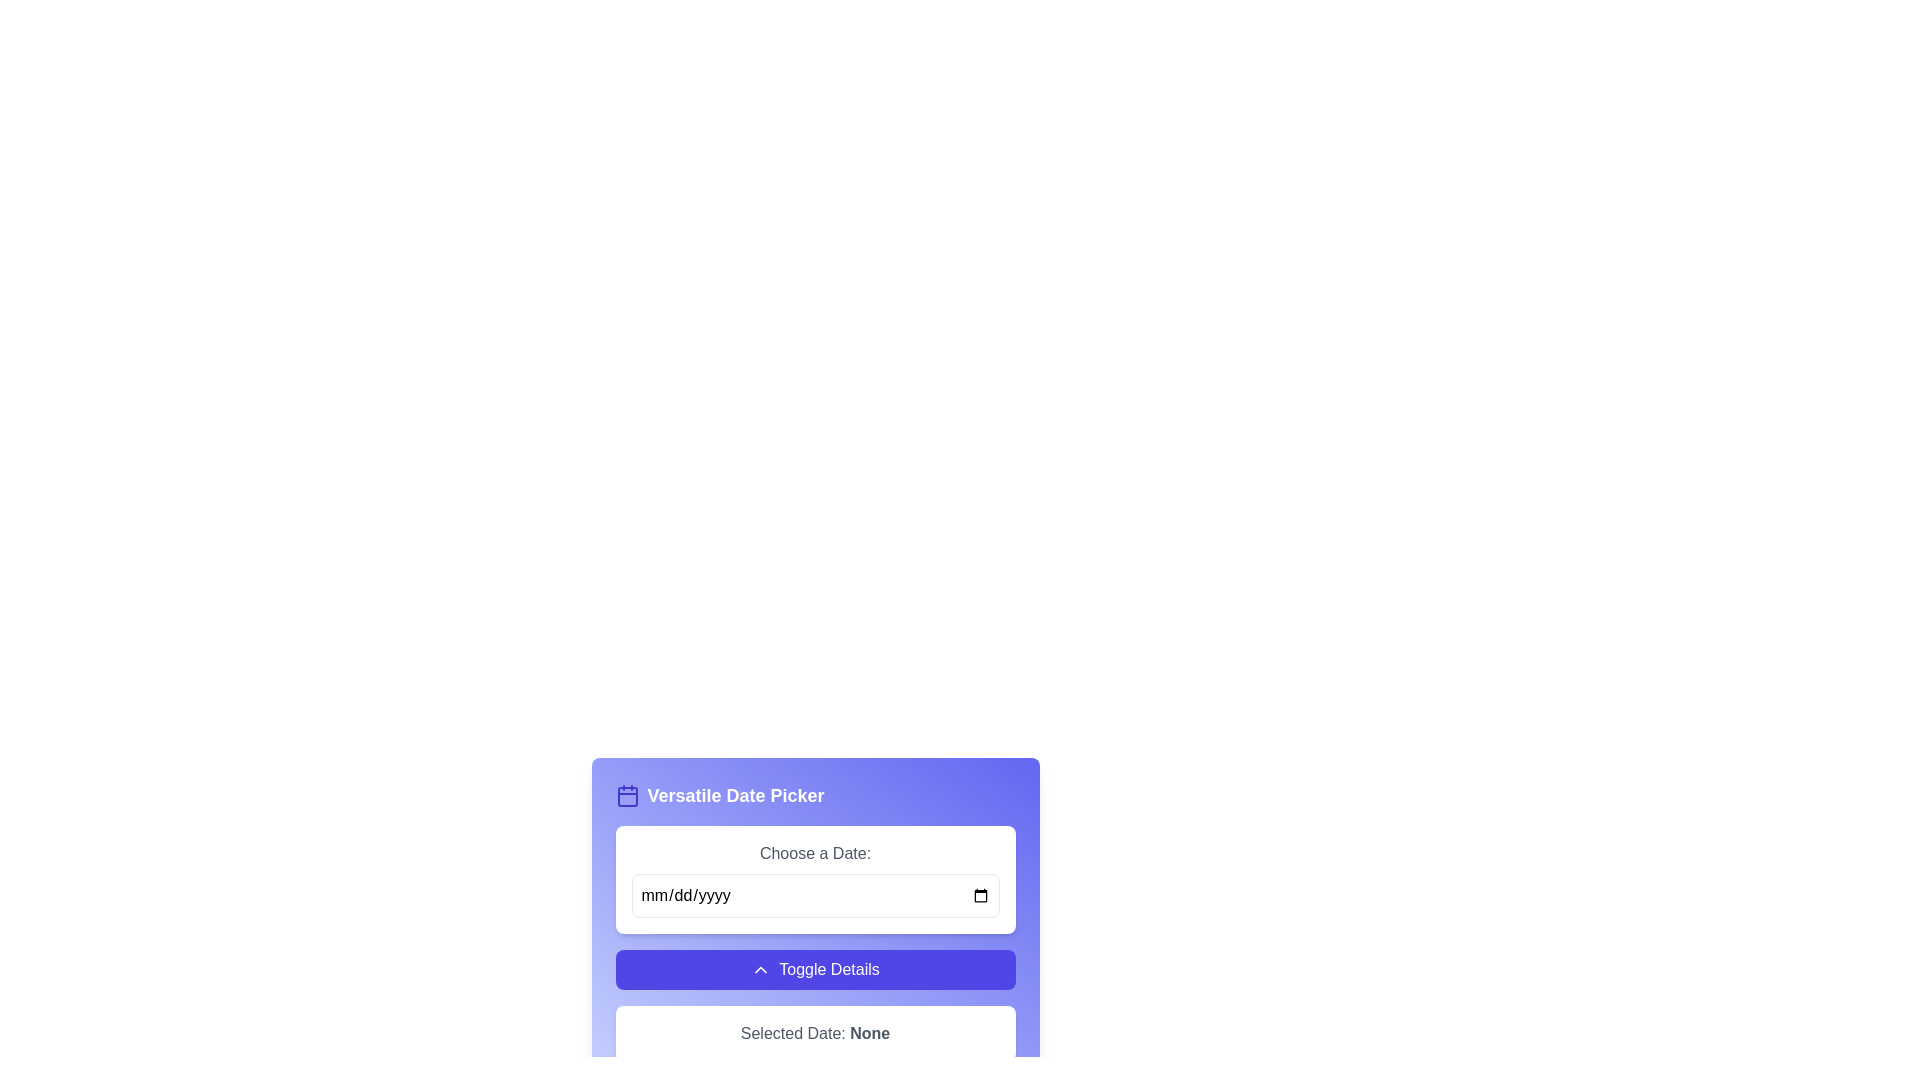 This screenshot has height=1080, width=1920. What do you see at coordinates (626, 796) in the screenshot?
I see `the decorative element of the calendar icon located in the top-left corner of the 'Versatile Date Picker' section` at bounding box center [626, 796].